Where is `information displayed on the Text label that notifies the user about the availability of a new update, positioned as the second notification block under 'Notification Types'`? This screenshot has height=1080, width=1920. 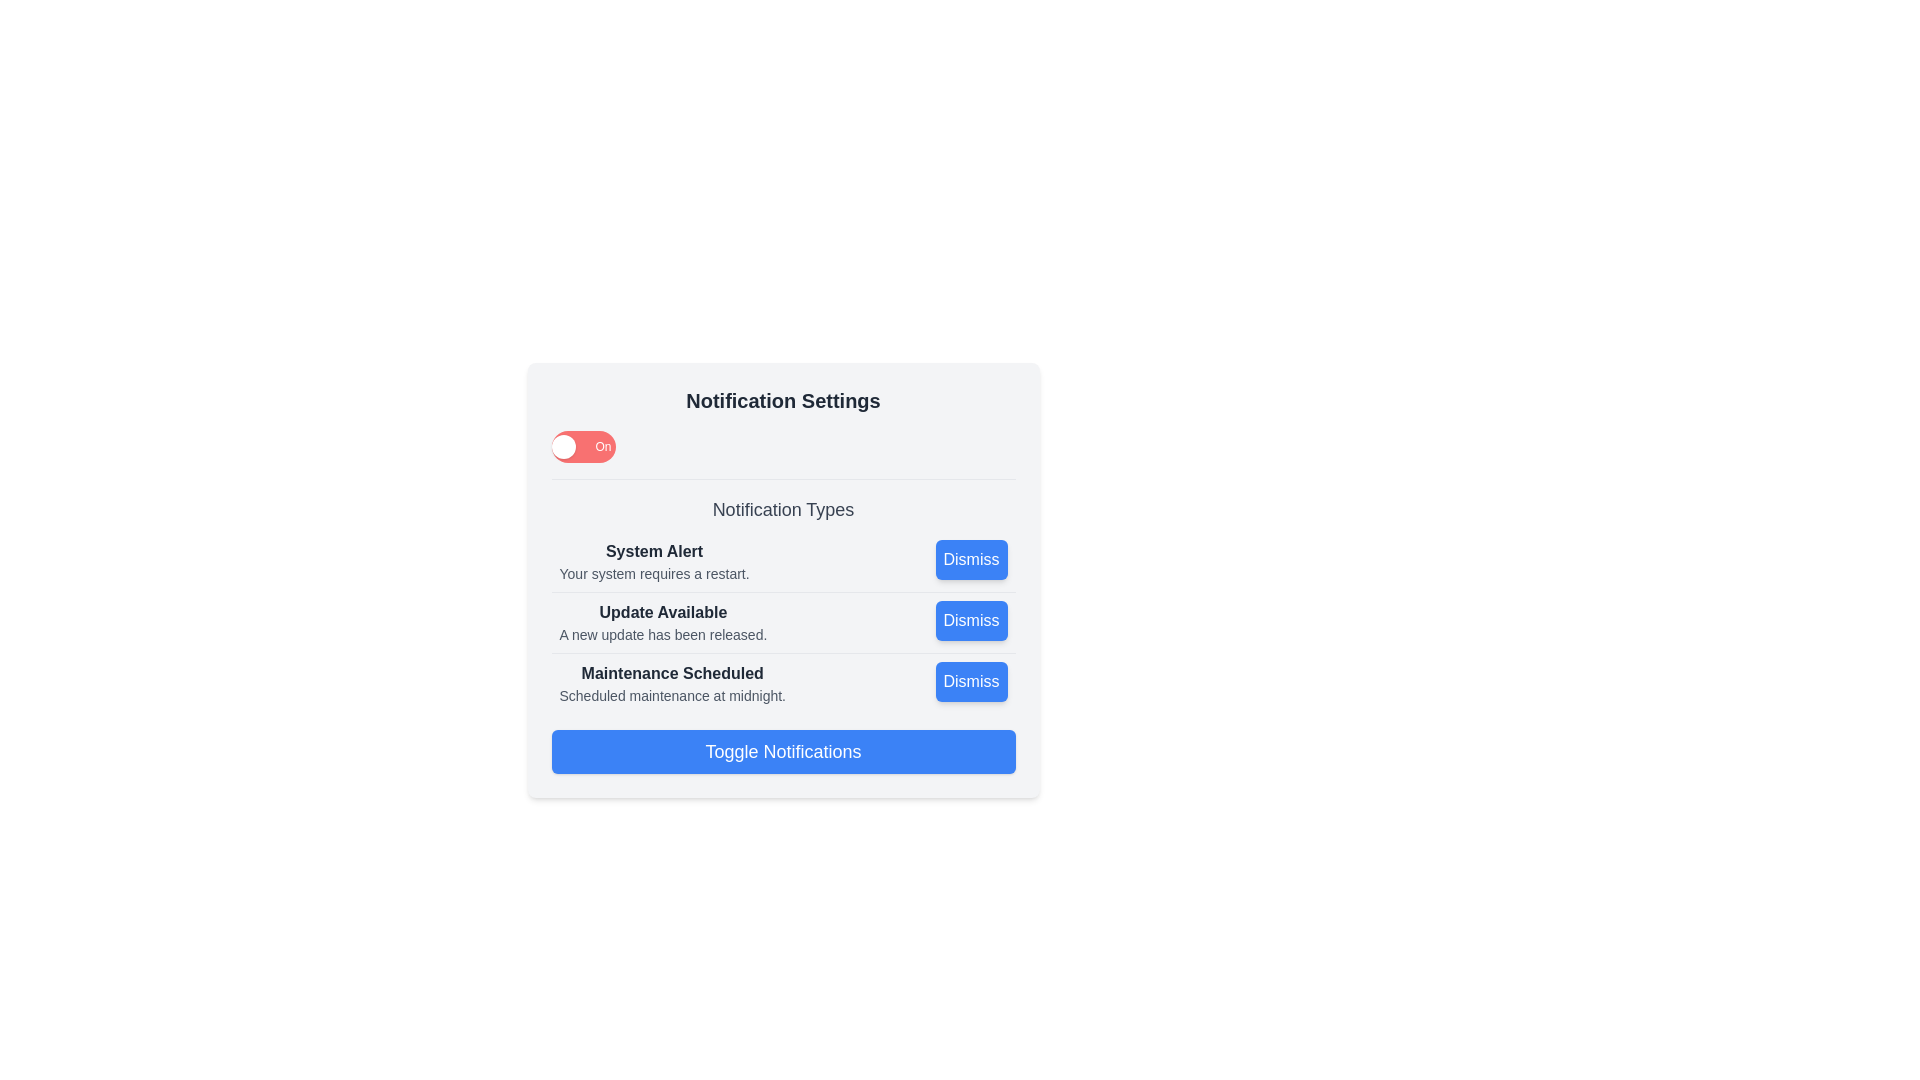
information displayed on the Text label that notifies the user about the availability of a new update, positioned as the second notification block under 'Notification Types' is located at coordinates (663, 622).